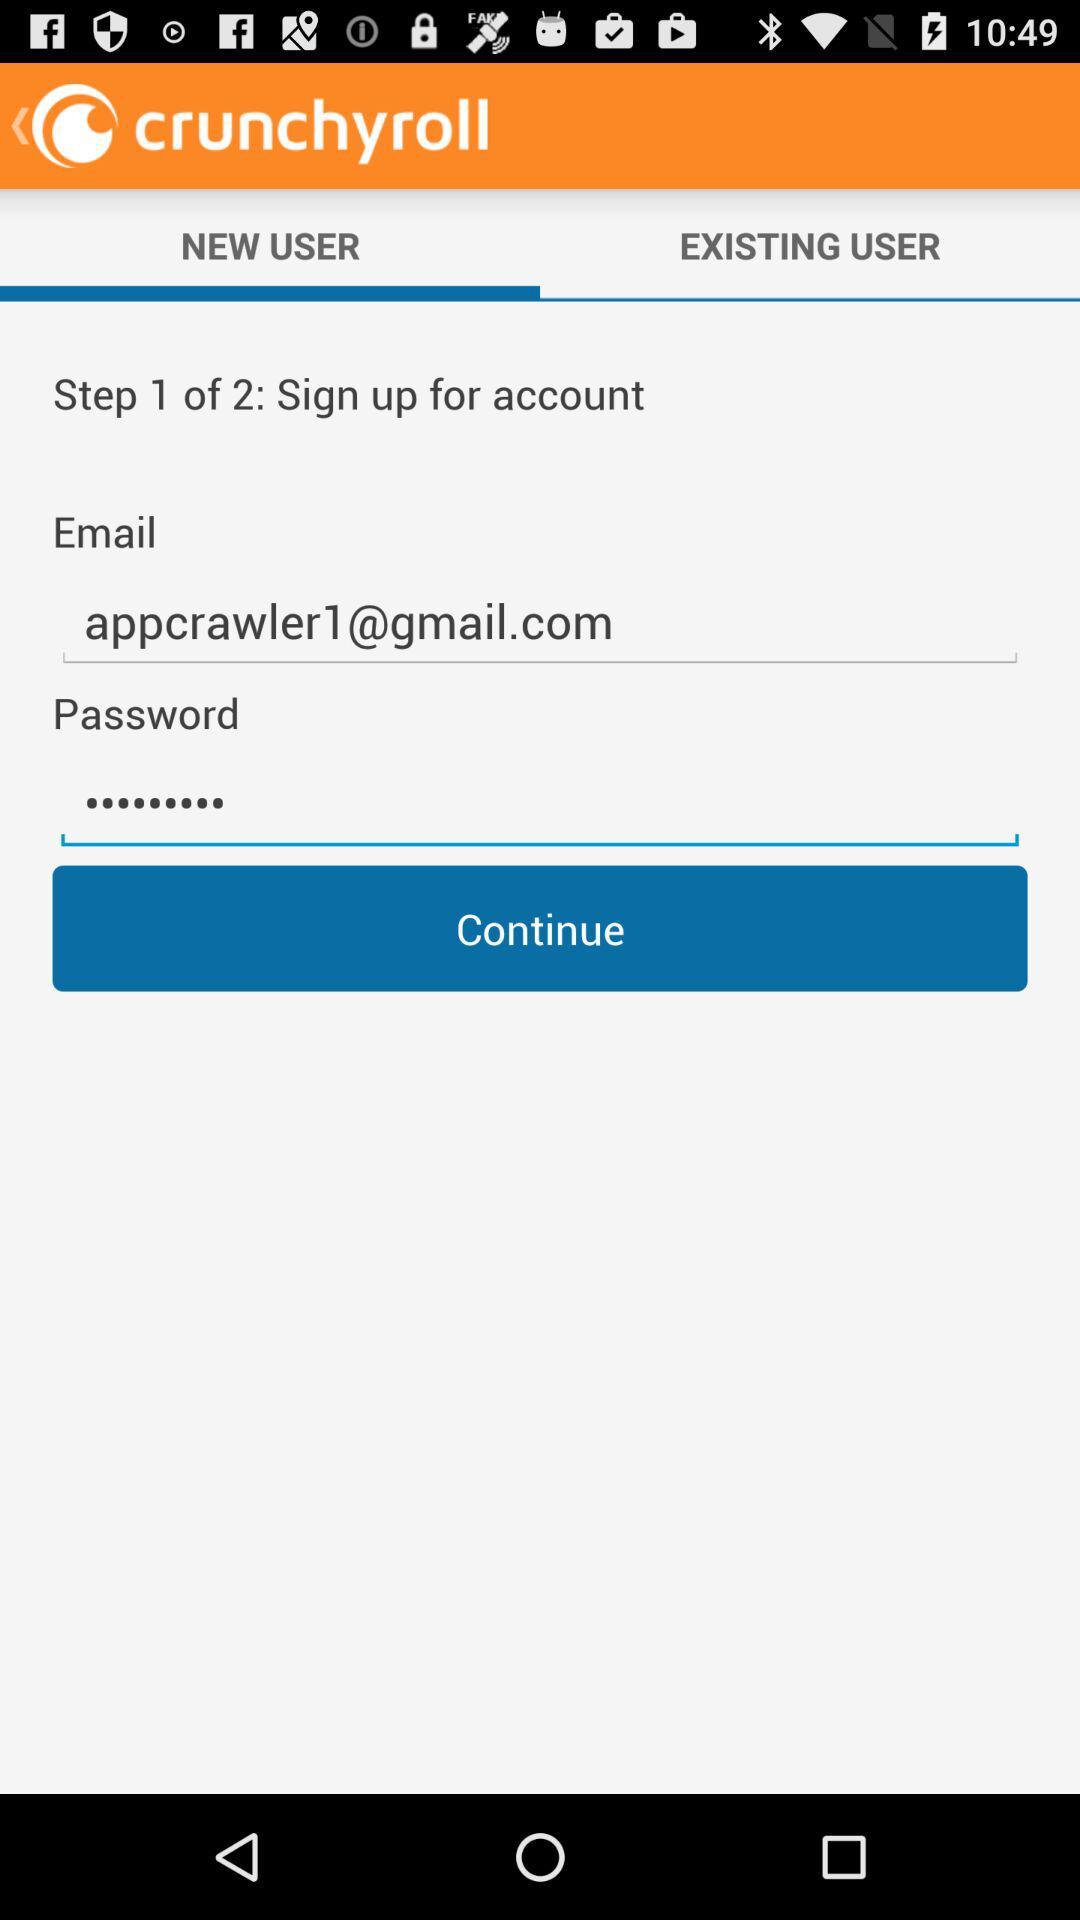  Describe the element at coordinates (540, 620) in the screenshot. I see `item below email item` at that location.